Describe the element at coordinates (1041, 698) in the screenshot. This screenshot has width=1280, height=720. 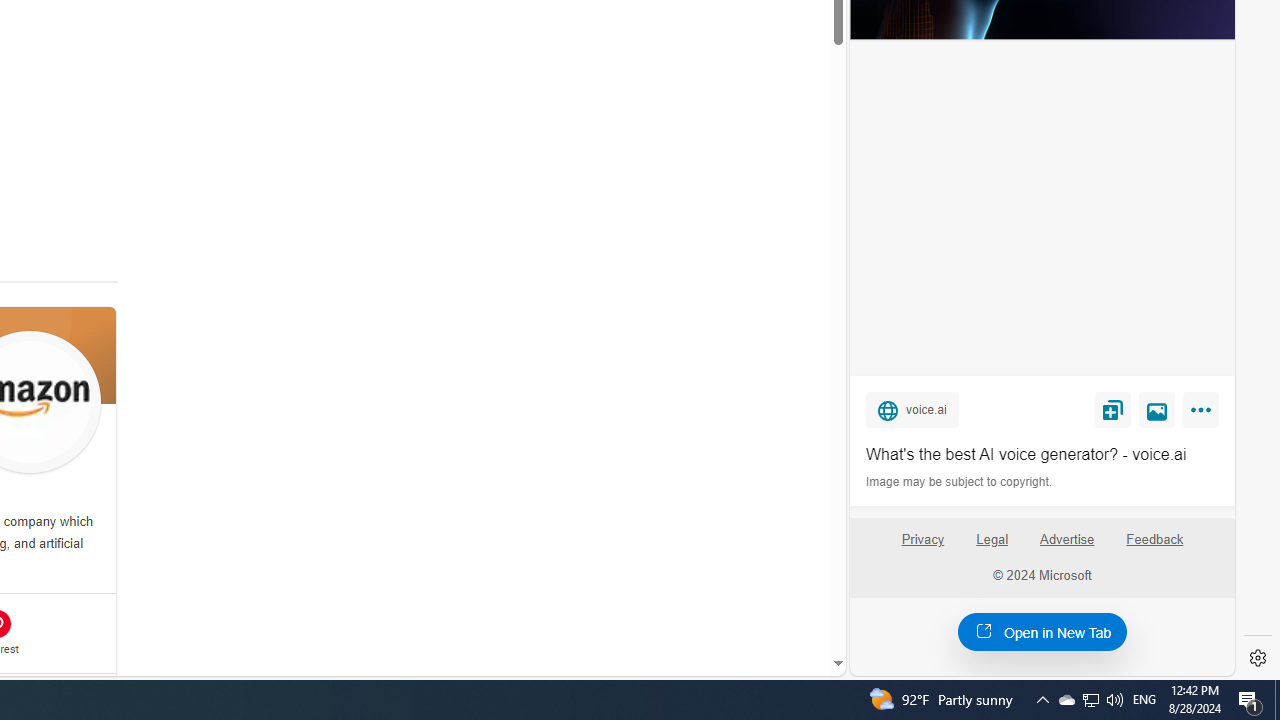
I see `'Notification Chevron'` at that location.